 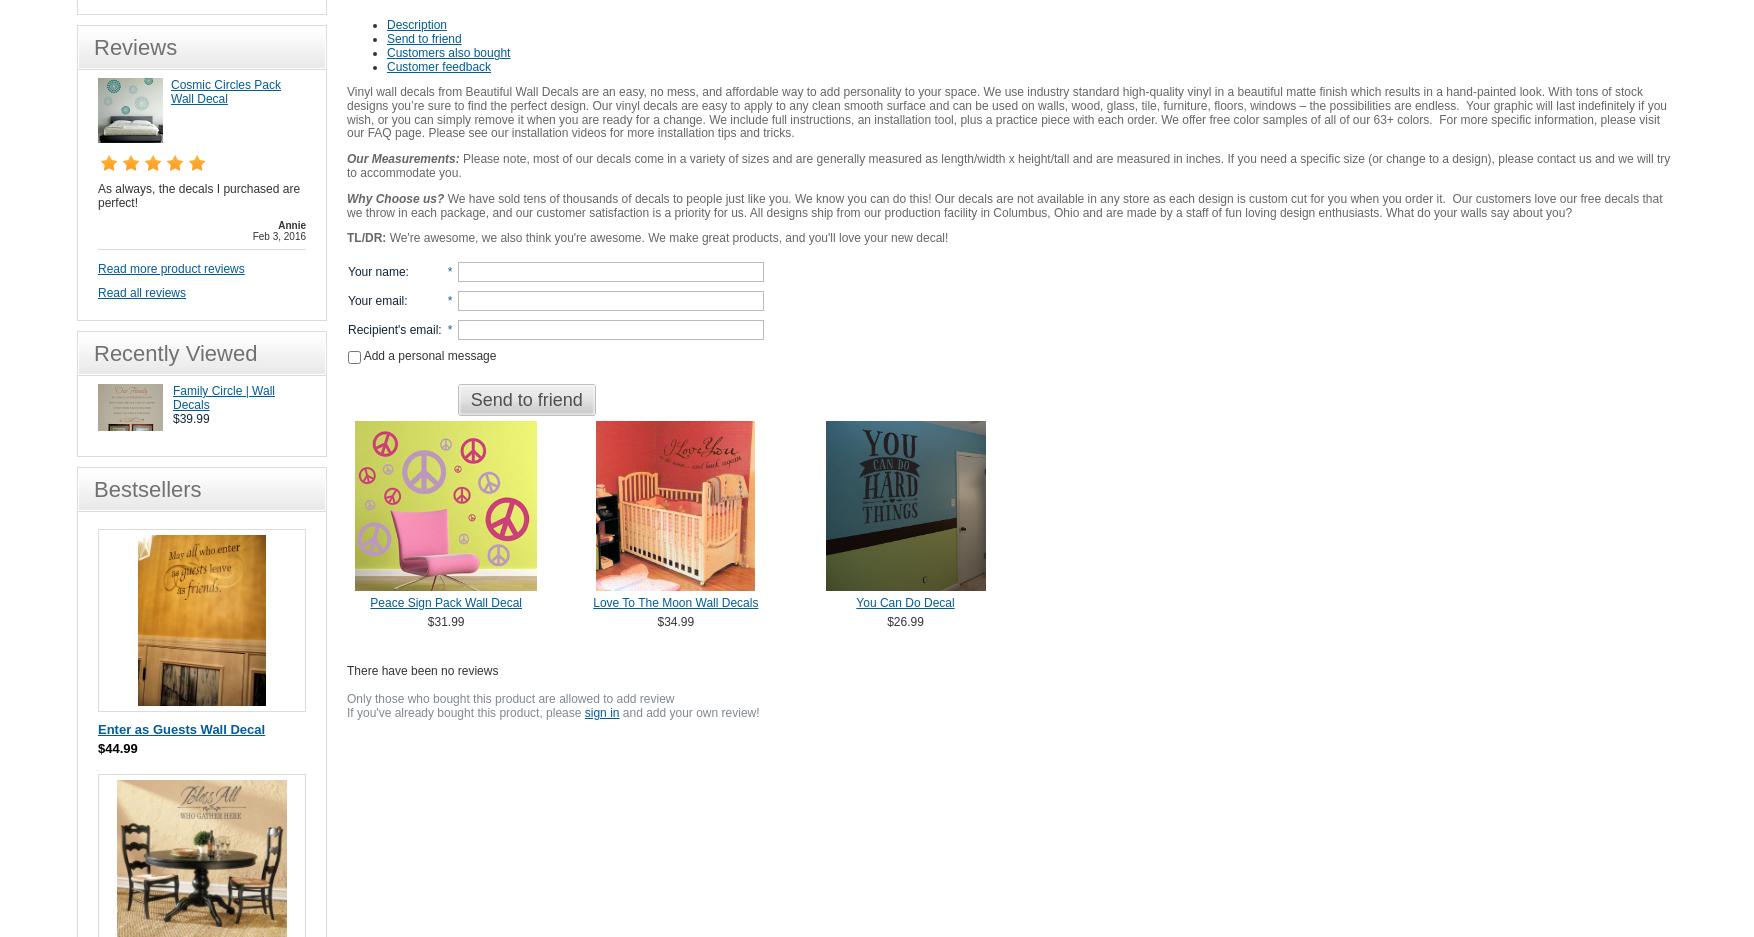 I want to click on 'Reviews', so click(x=134, y=47).